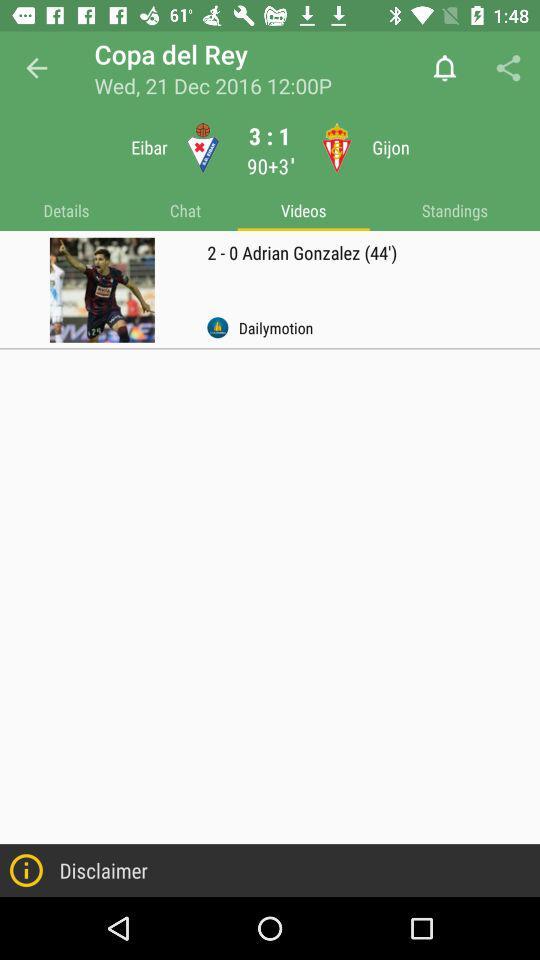 The image size is (540, 960). What do you see at coordinates (508, 68) in the screenshot?
I see `share icon beside bell icon on the page` at bounding box center [508, 68].